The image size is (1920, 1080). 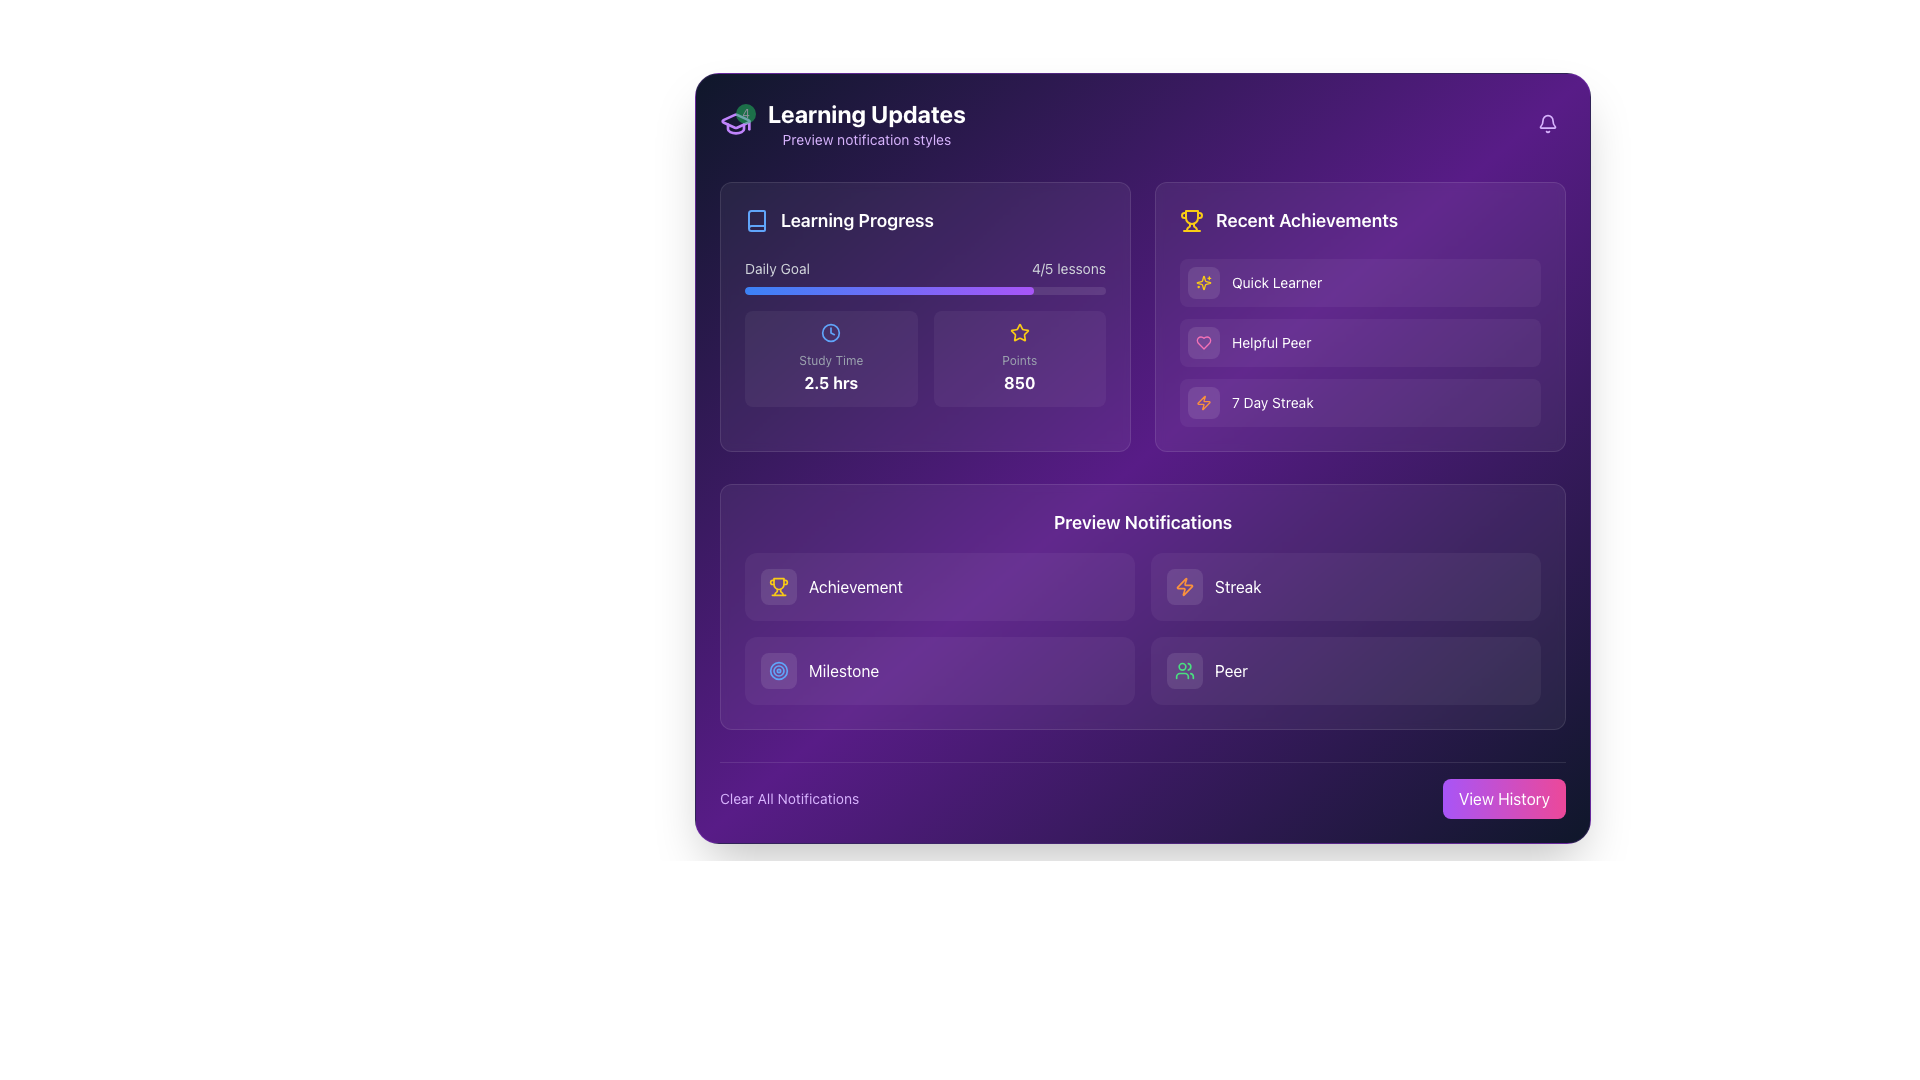 What do you see at coordinates (756, 220) in the screenshot?
I see `the book icon with a blue outline located in the upper left corner of the 'Learning Progress' card, adjacent to the 'Learning Progress' label` at bounding box center [756, 220].